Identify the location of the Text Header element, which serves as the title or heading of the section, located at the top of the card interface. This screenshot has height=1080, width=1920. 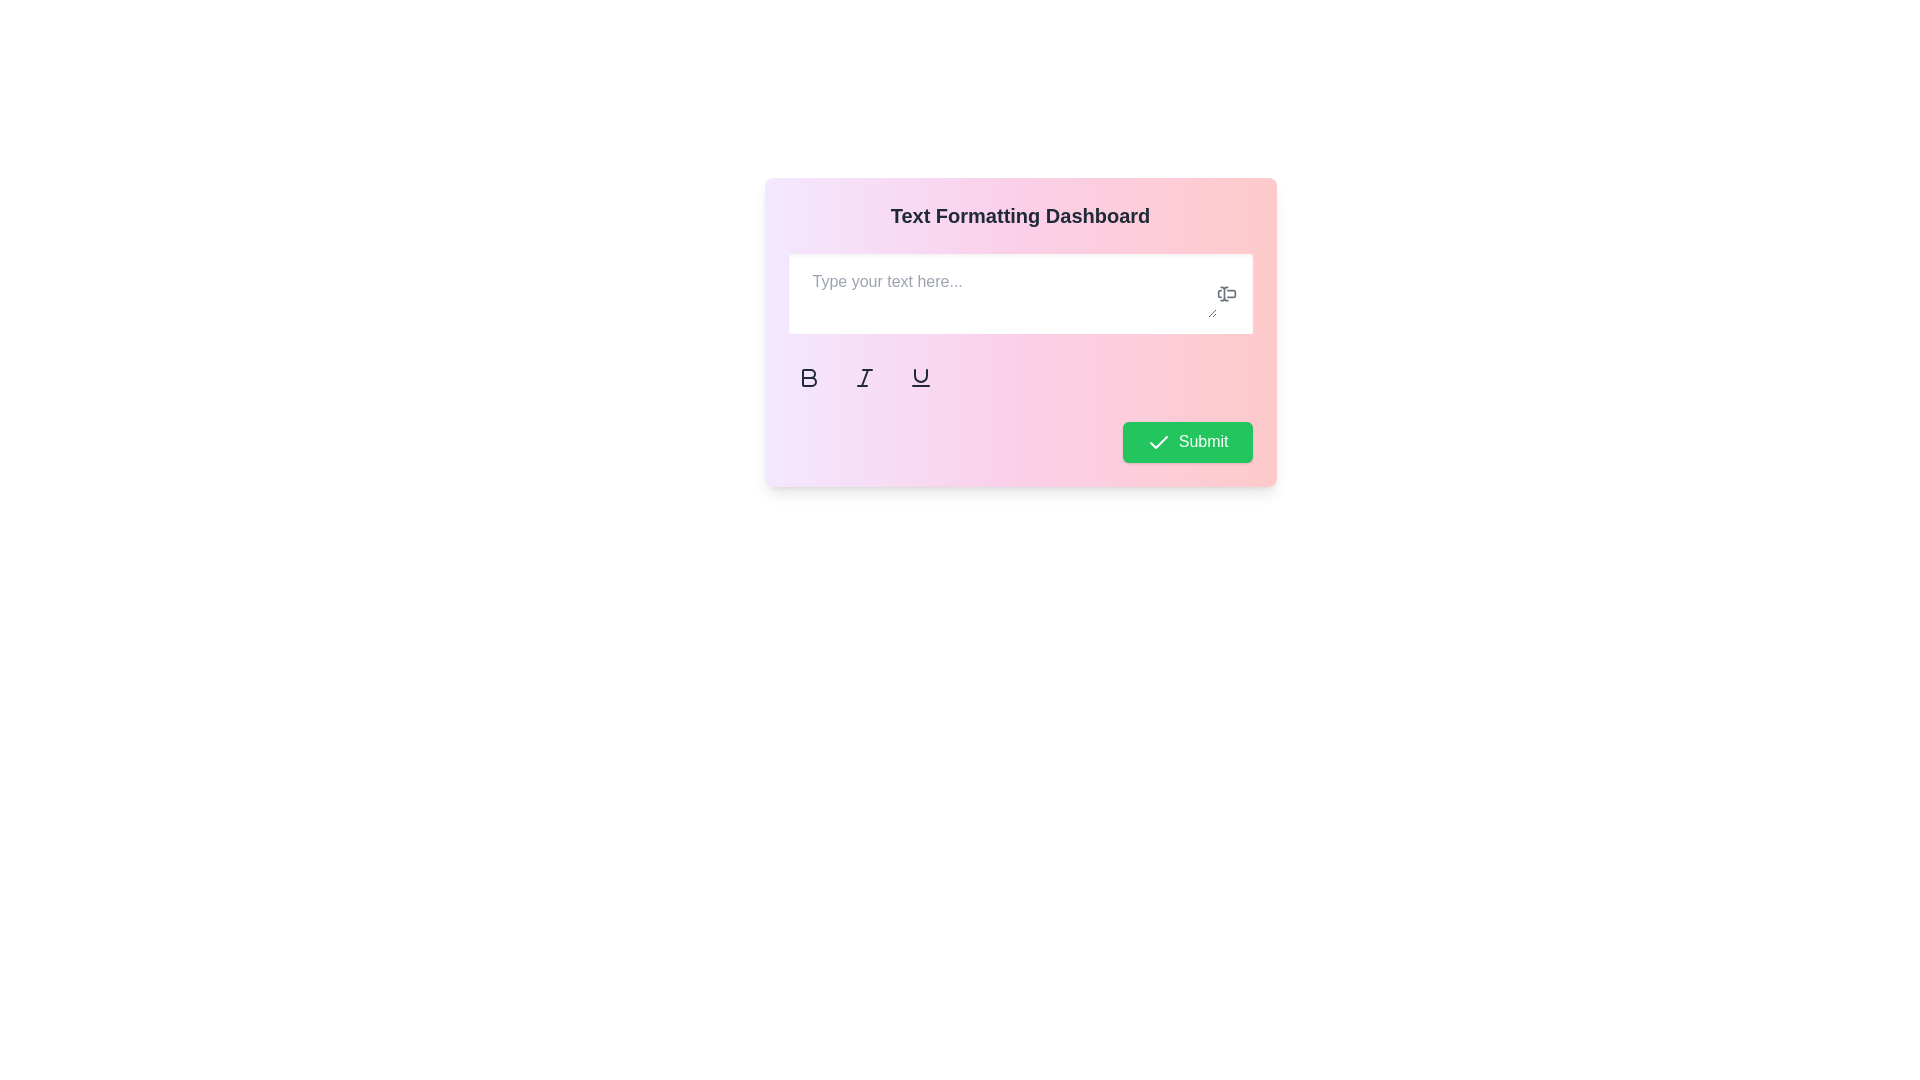
(1020, 216).